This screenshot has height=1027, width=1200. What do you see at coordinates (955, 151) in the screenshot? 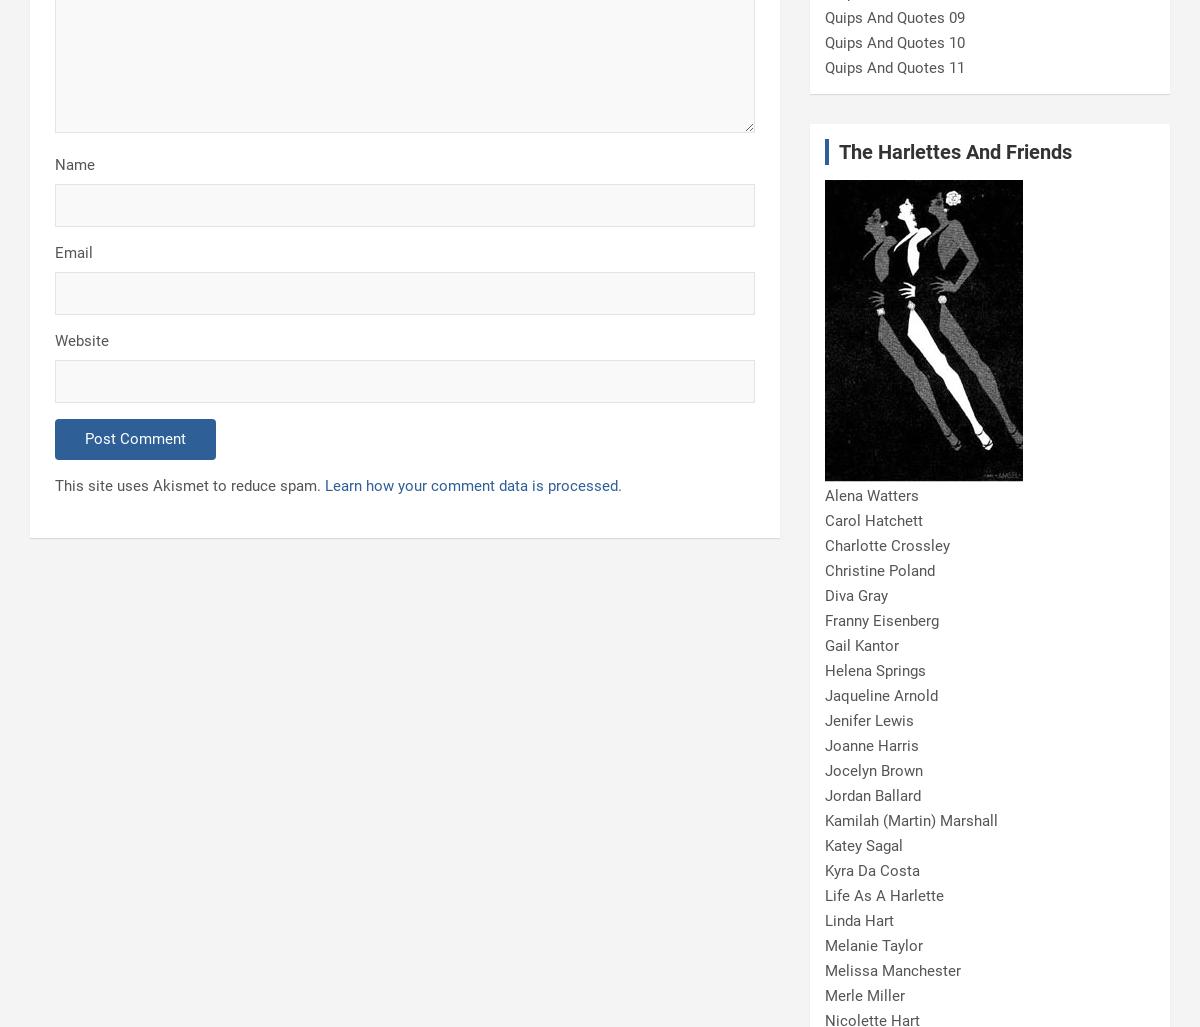
I see `'The Harlettes And Friends'` at bounding box center [955, 151].